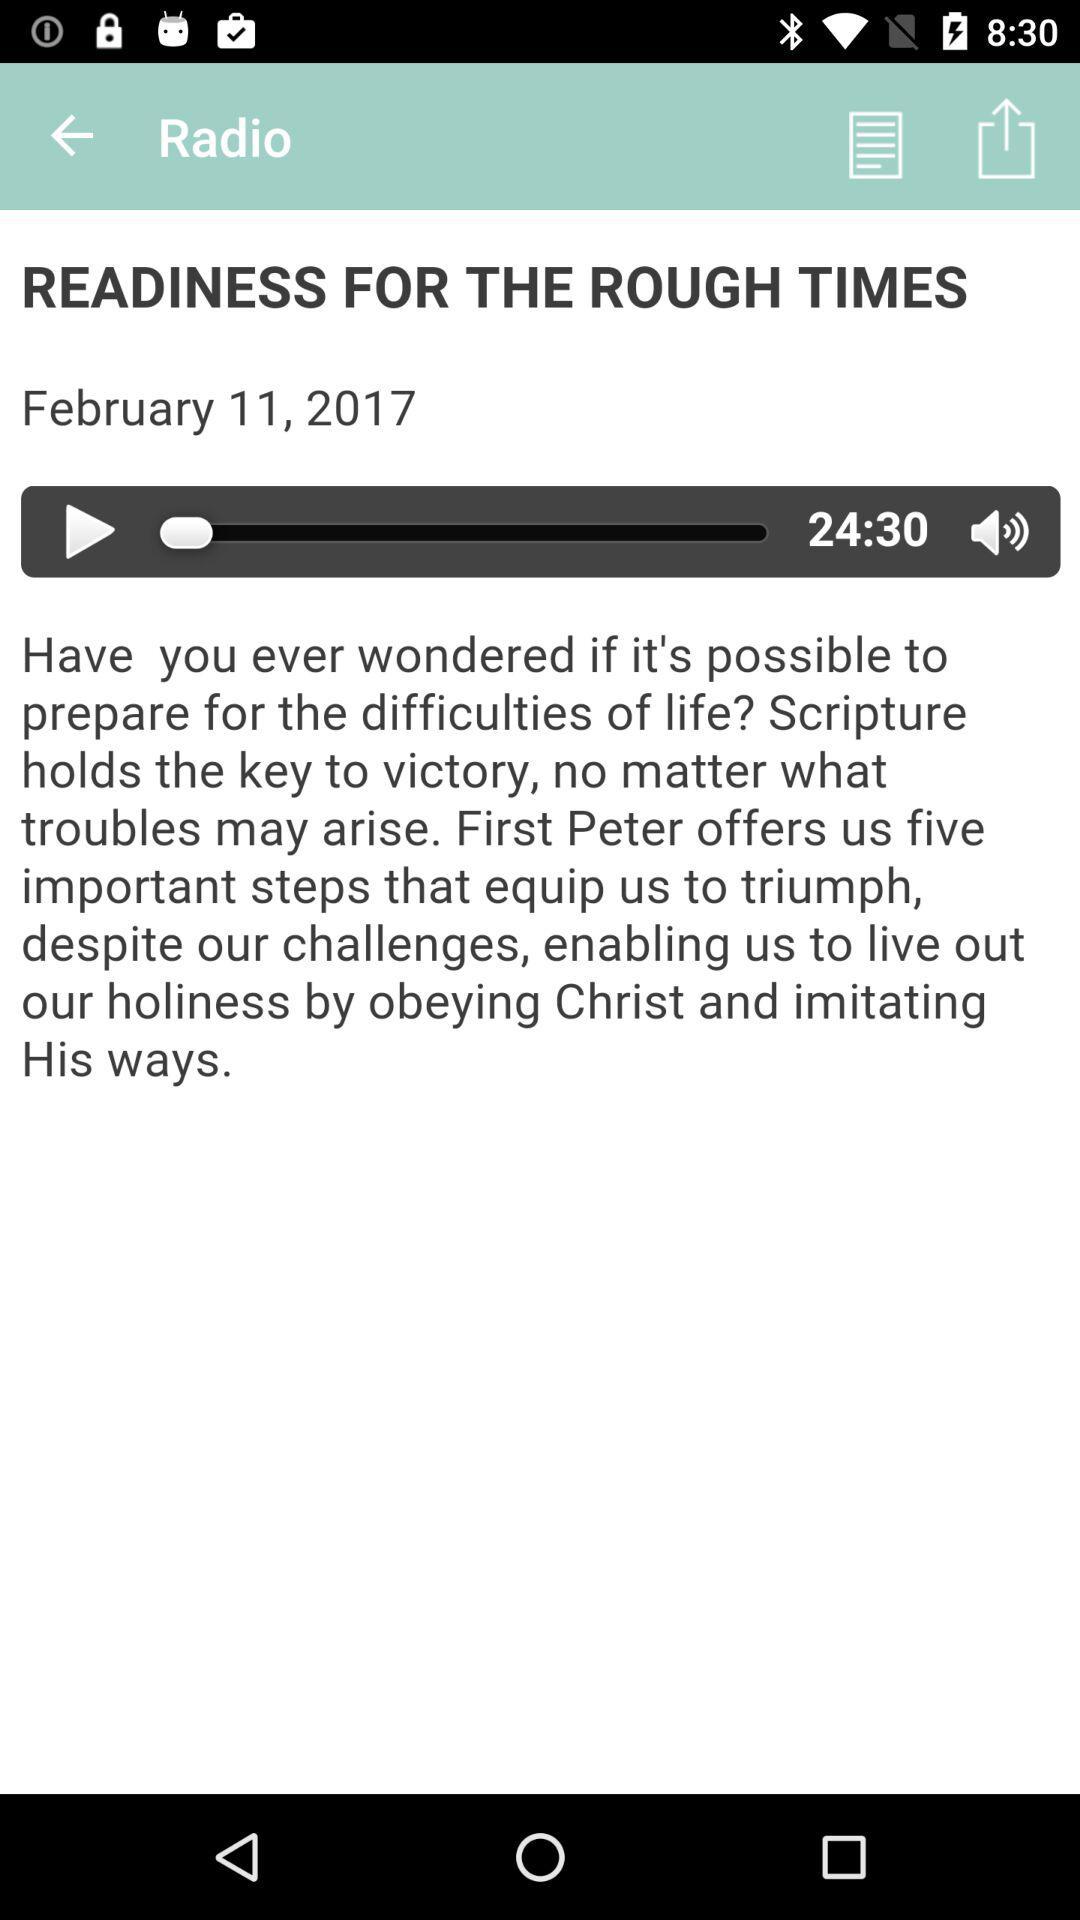  What do you see at coordinates (72, 135) in the screenshot?
I see `go back` at bounding box center [72, 135].